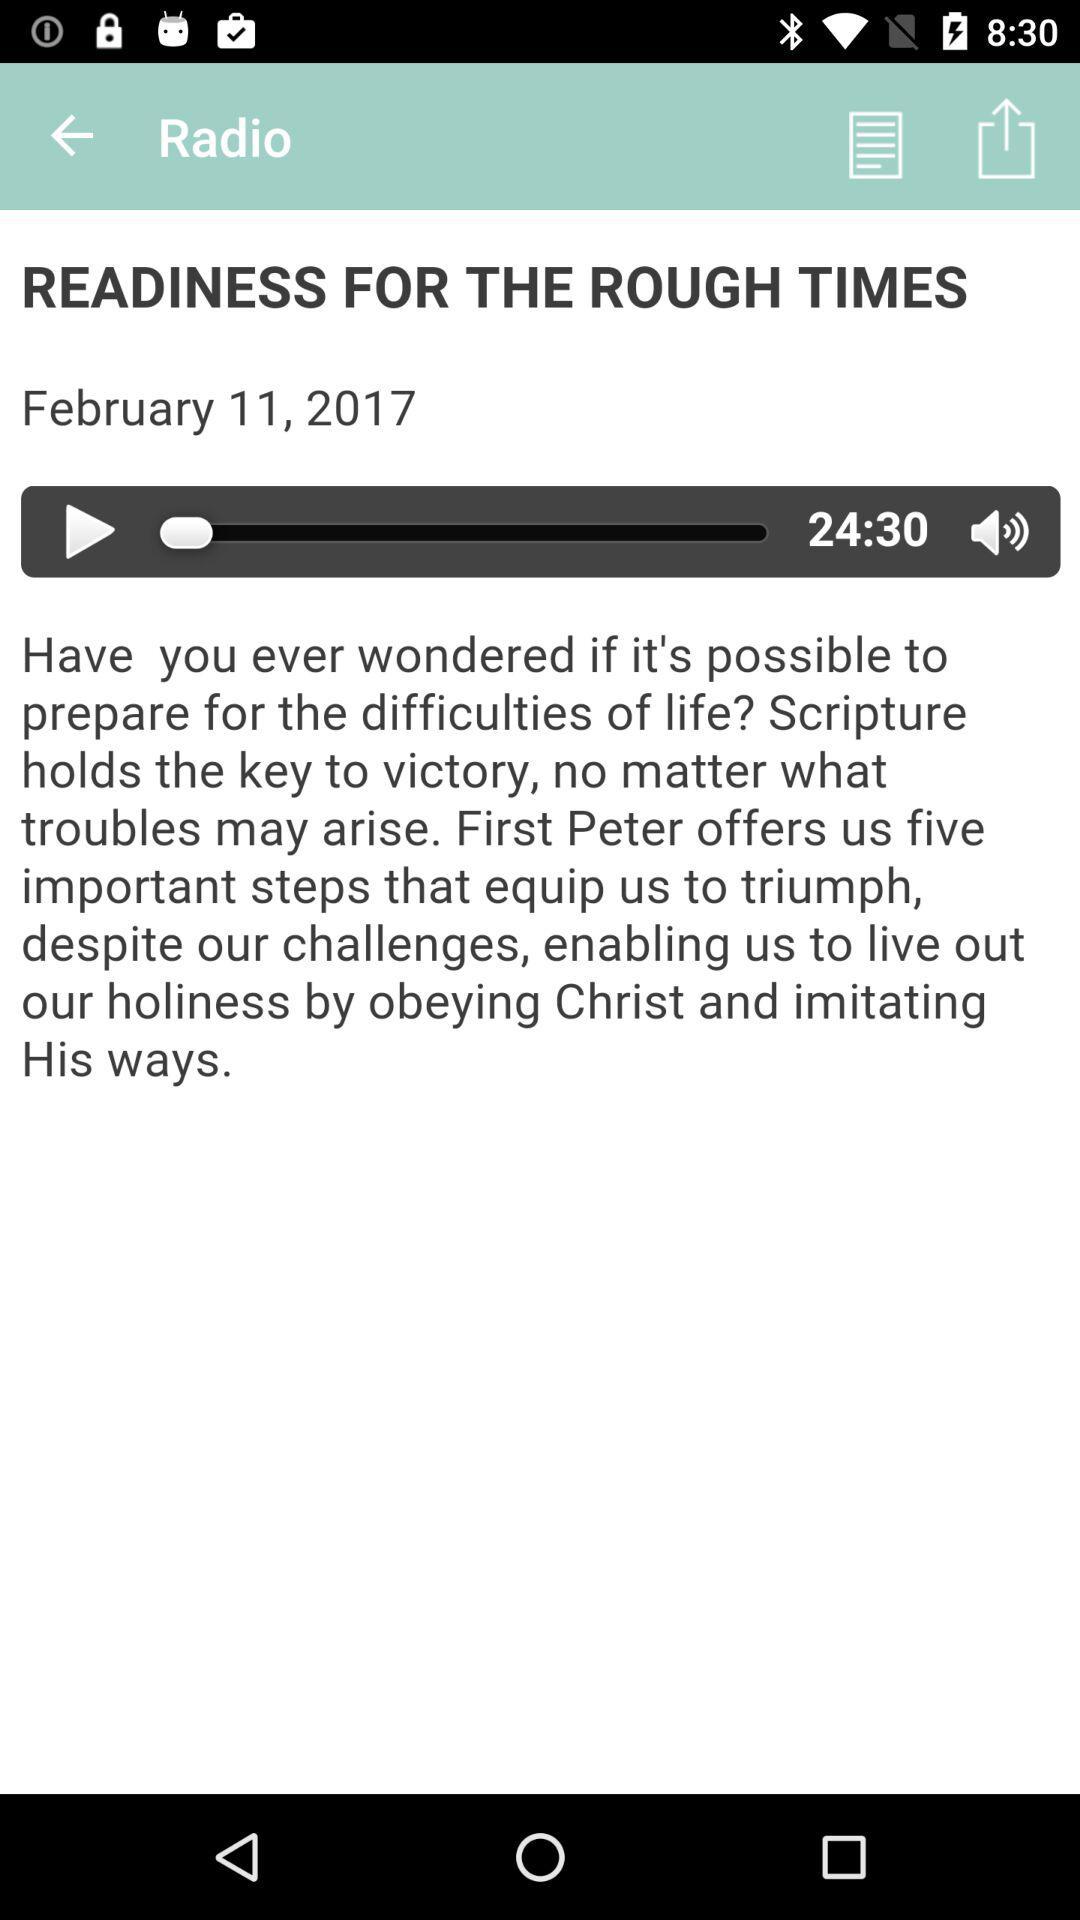  What do you see at coordinates (72, 135) in the screenshot?
I see `go back` at bounding box center [72, 135].